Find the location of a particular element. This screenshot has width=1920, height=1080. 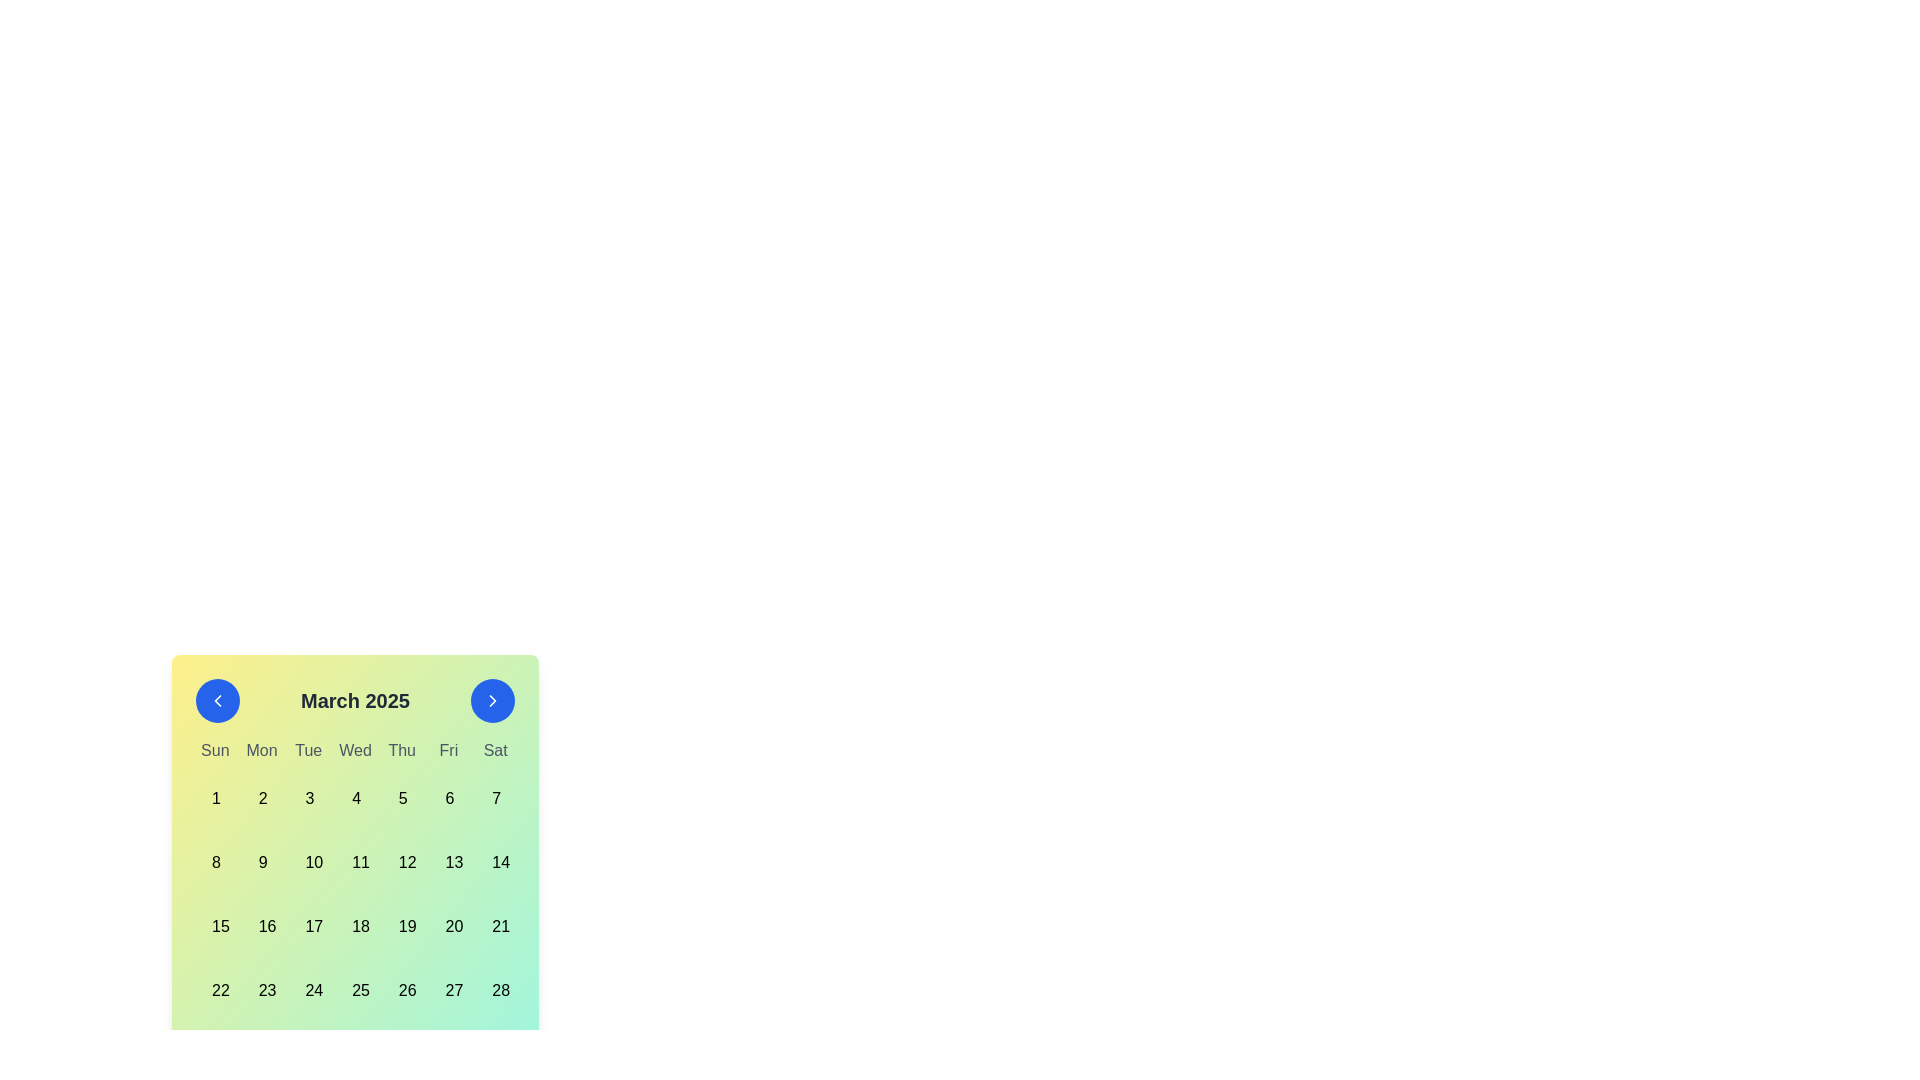

the right arrow navigation button in the top-right corner of the calendar interface is located at coordinates (493, 700).